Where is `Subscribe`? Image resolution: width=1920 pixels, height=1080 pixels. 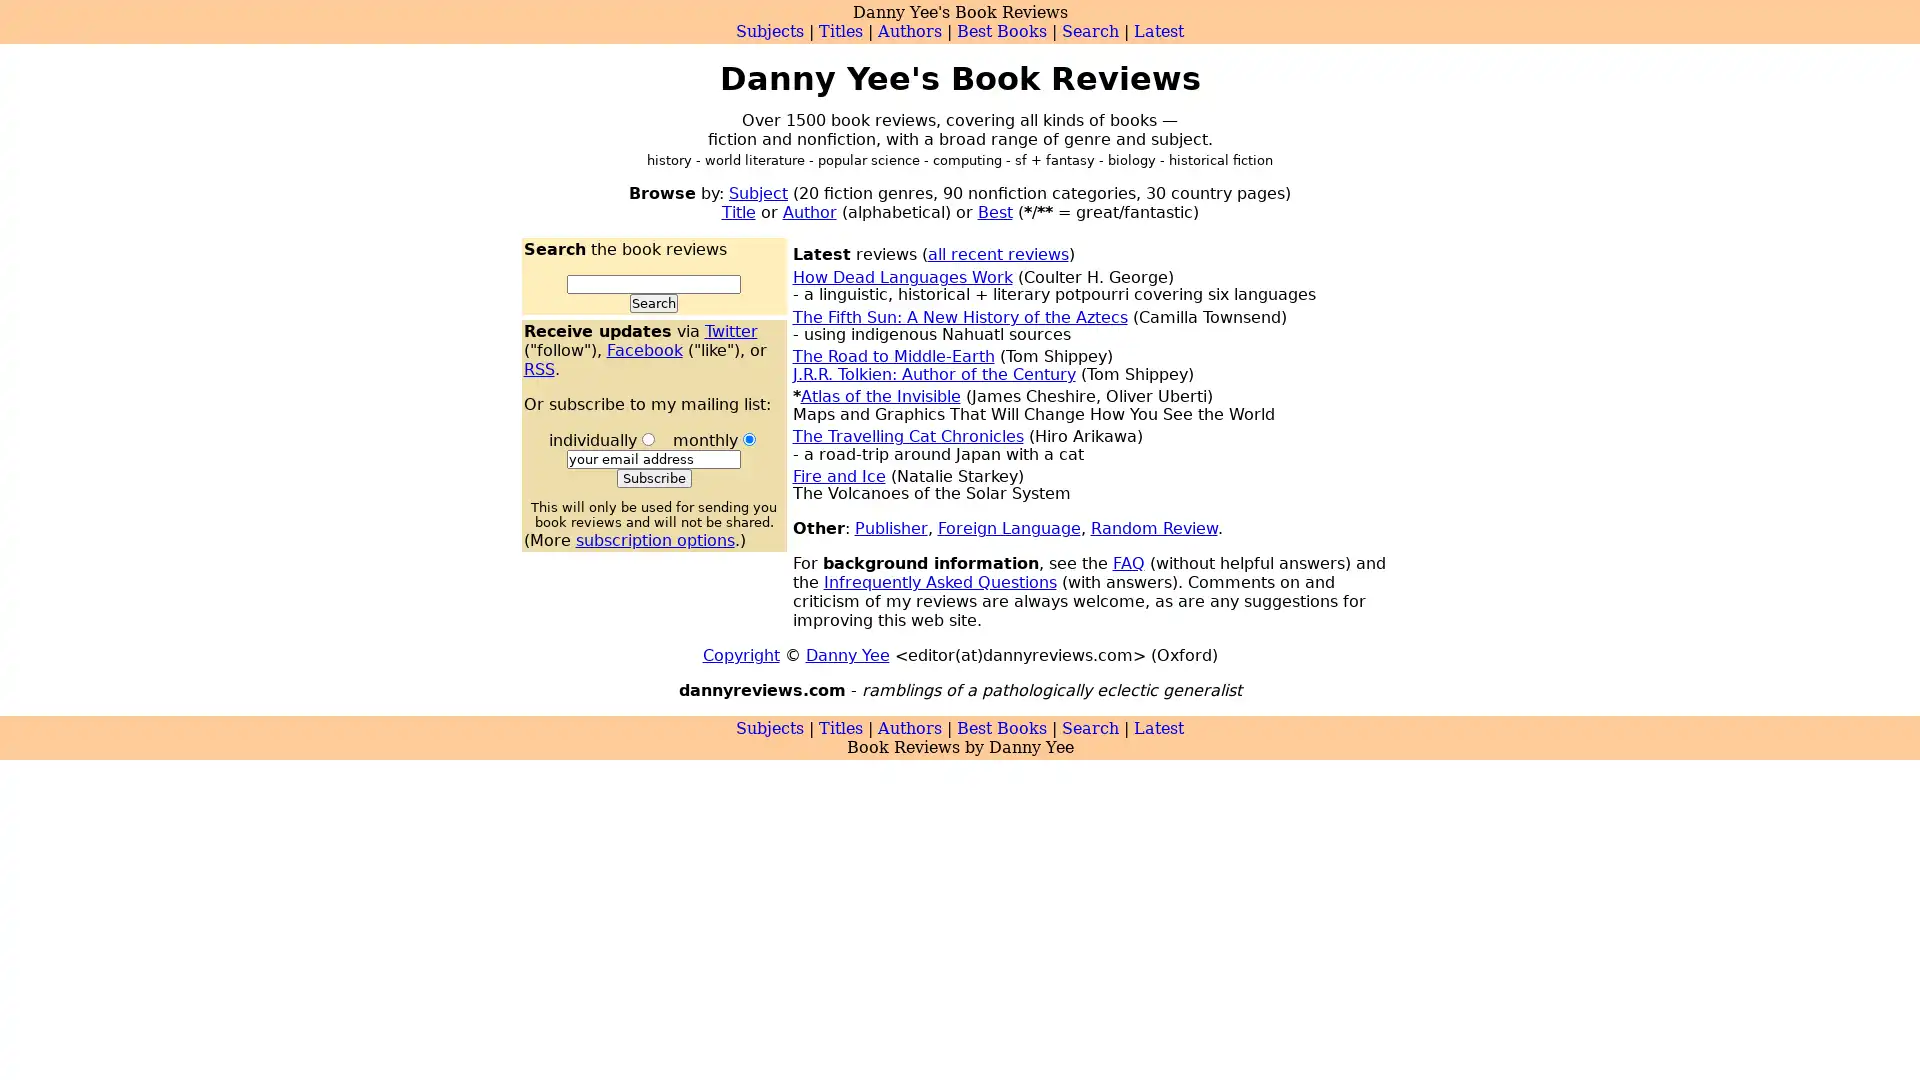
Subscribe is located at coordinates (653, 478).